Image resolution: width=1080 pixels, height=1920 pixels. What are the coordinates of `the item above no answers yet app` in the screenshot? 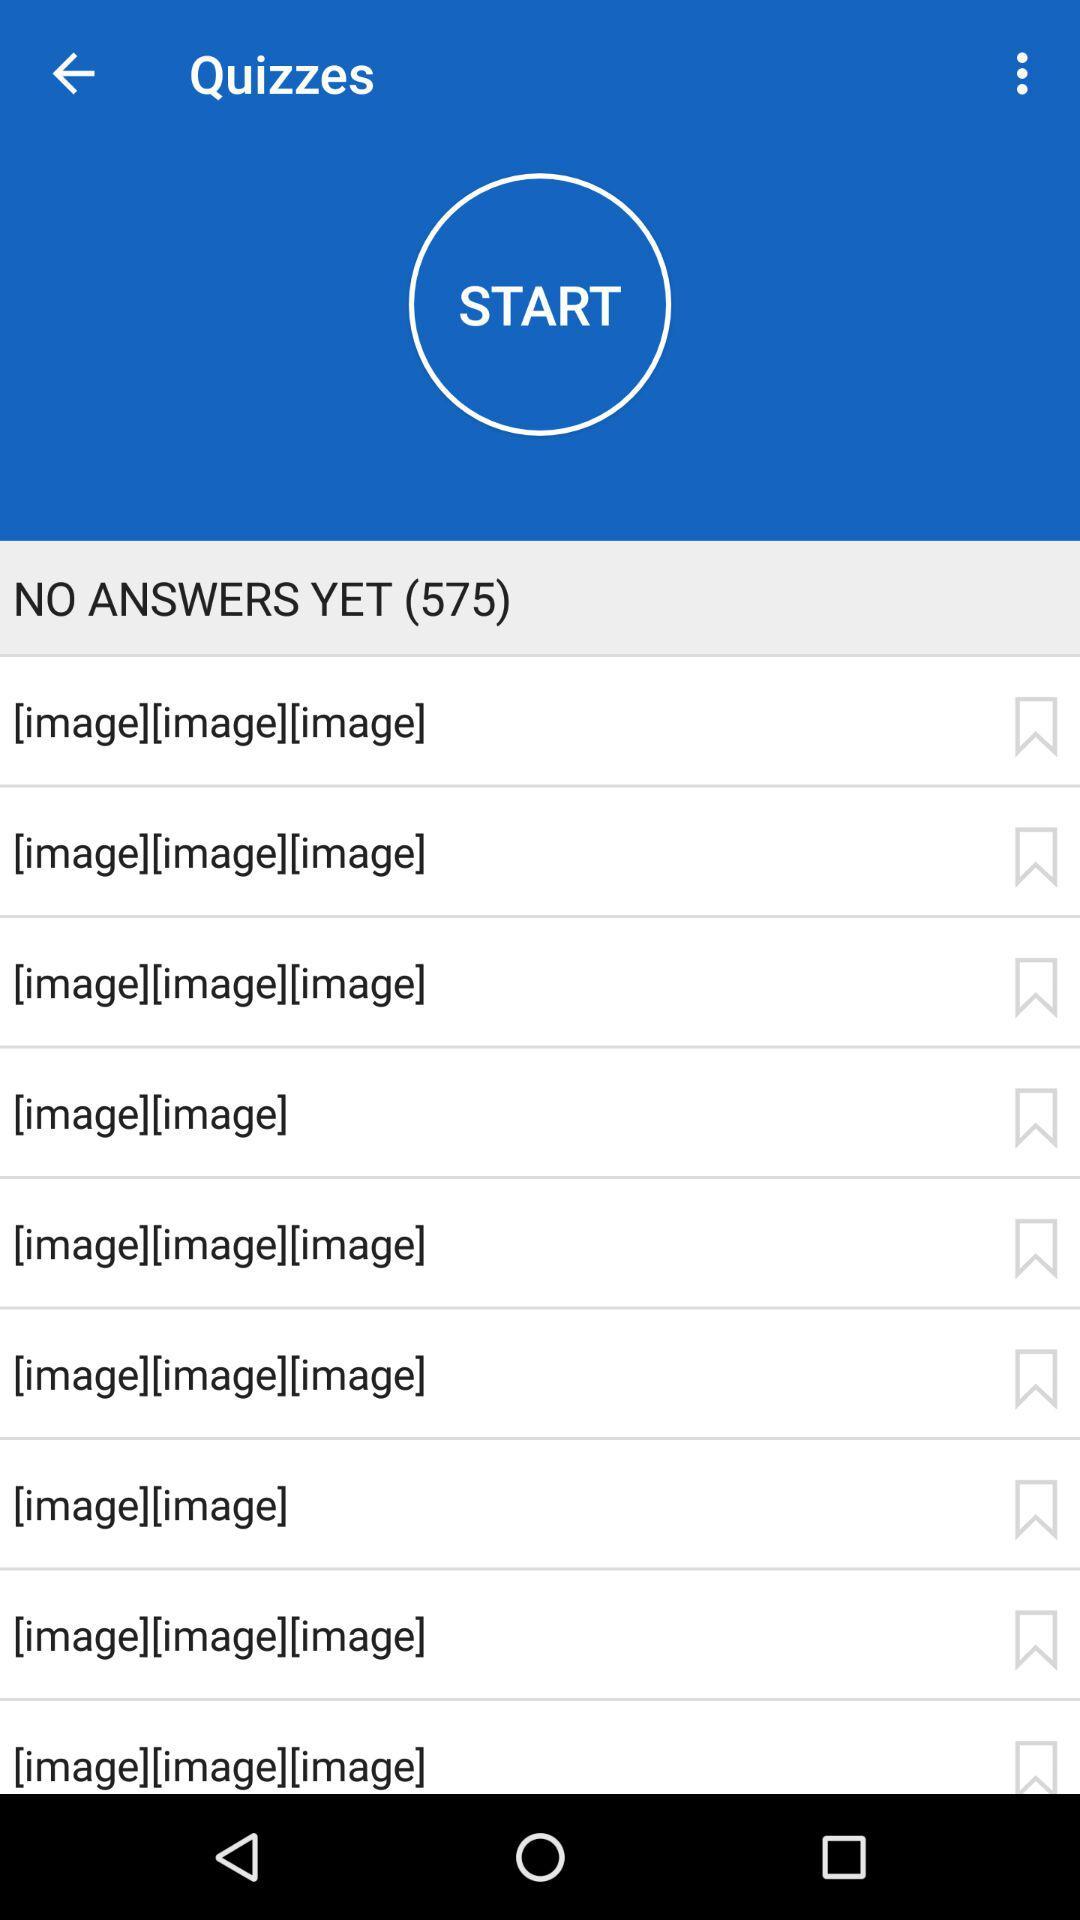 It's located at (540, 303).